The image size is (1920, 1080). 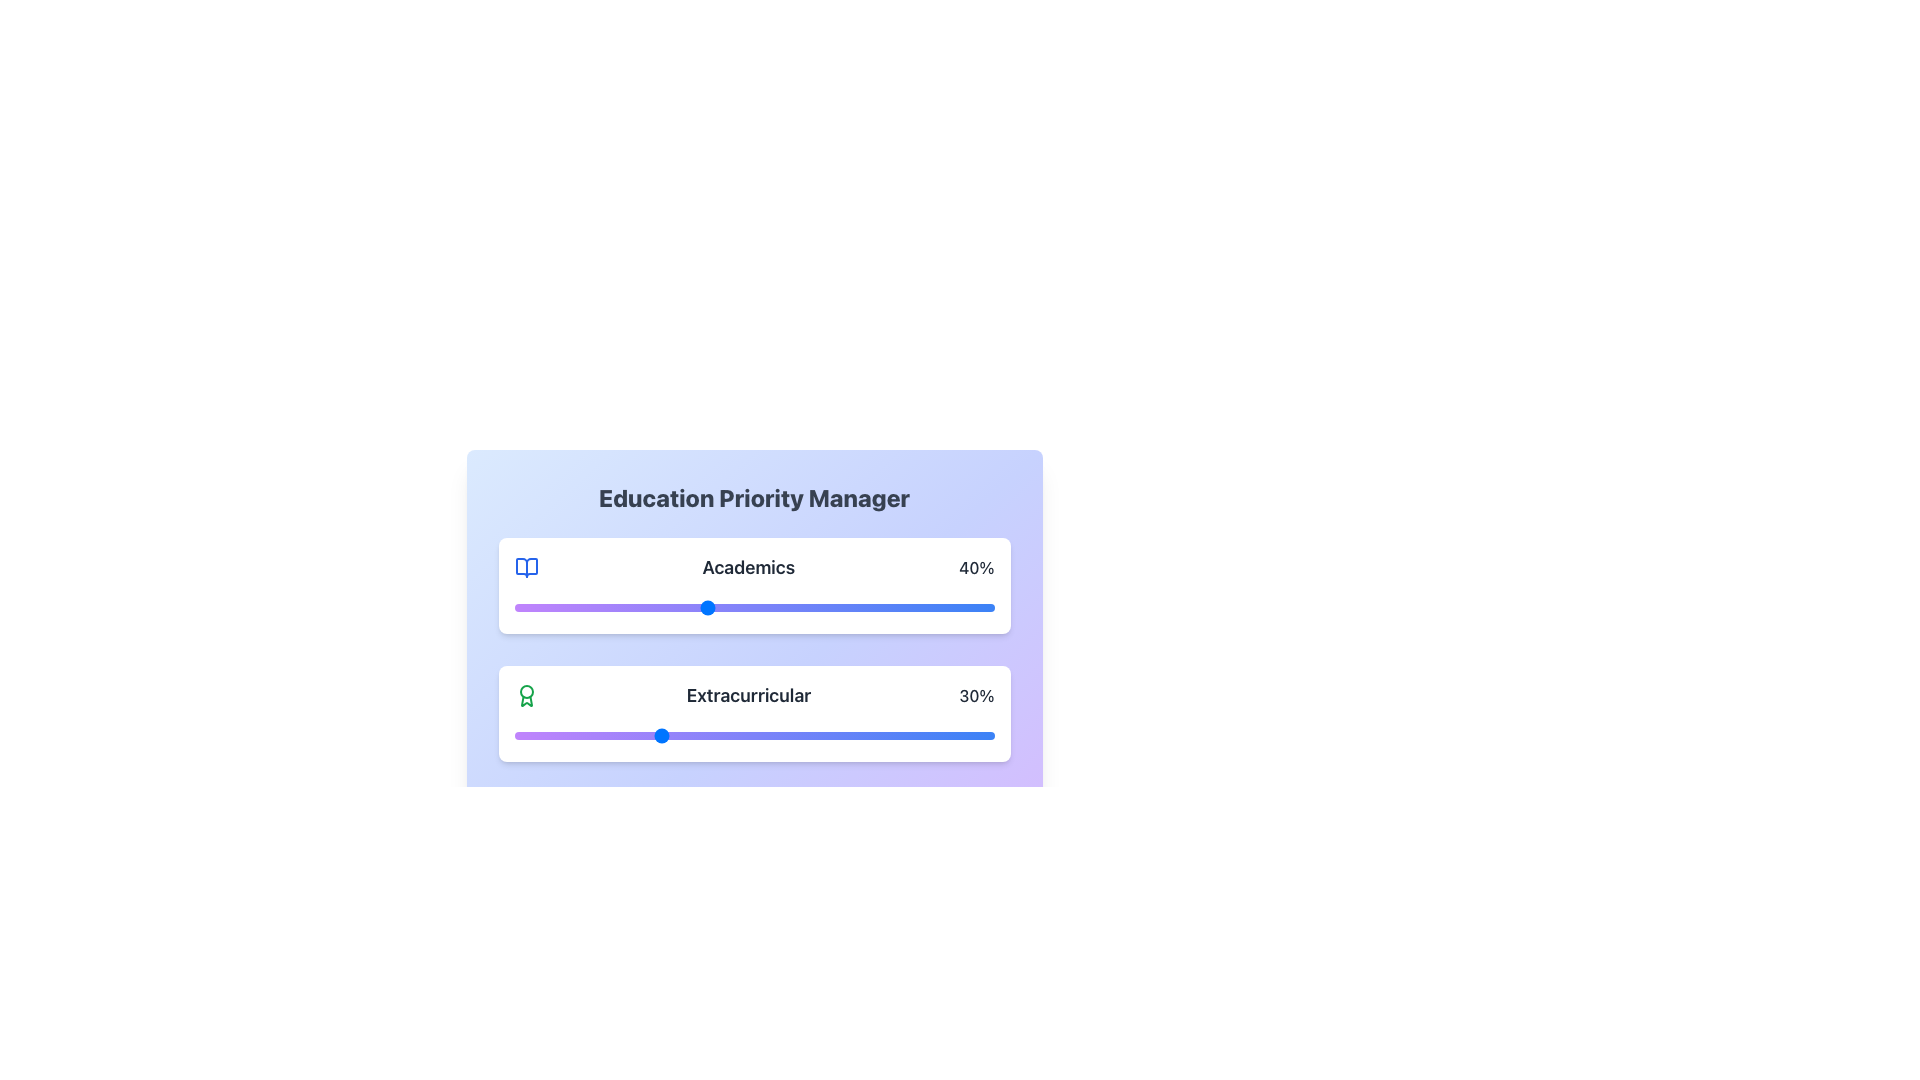 I want to click on 'Extracurricular' value, so click(x=748, y=736).